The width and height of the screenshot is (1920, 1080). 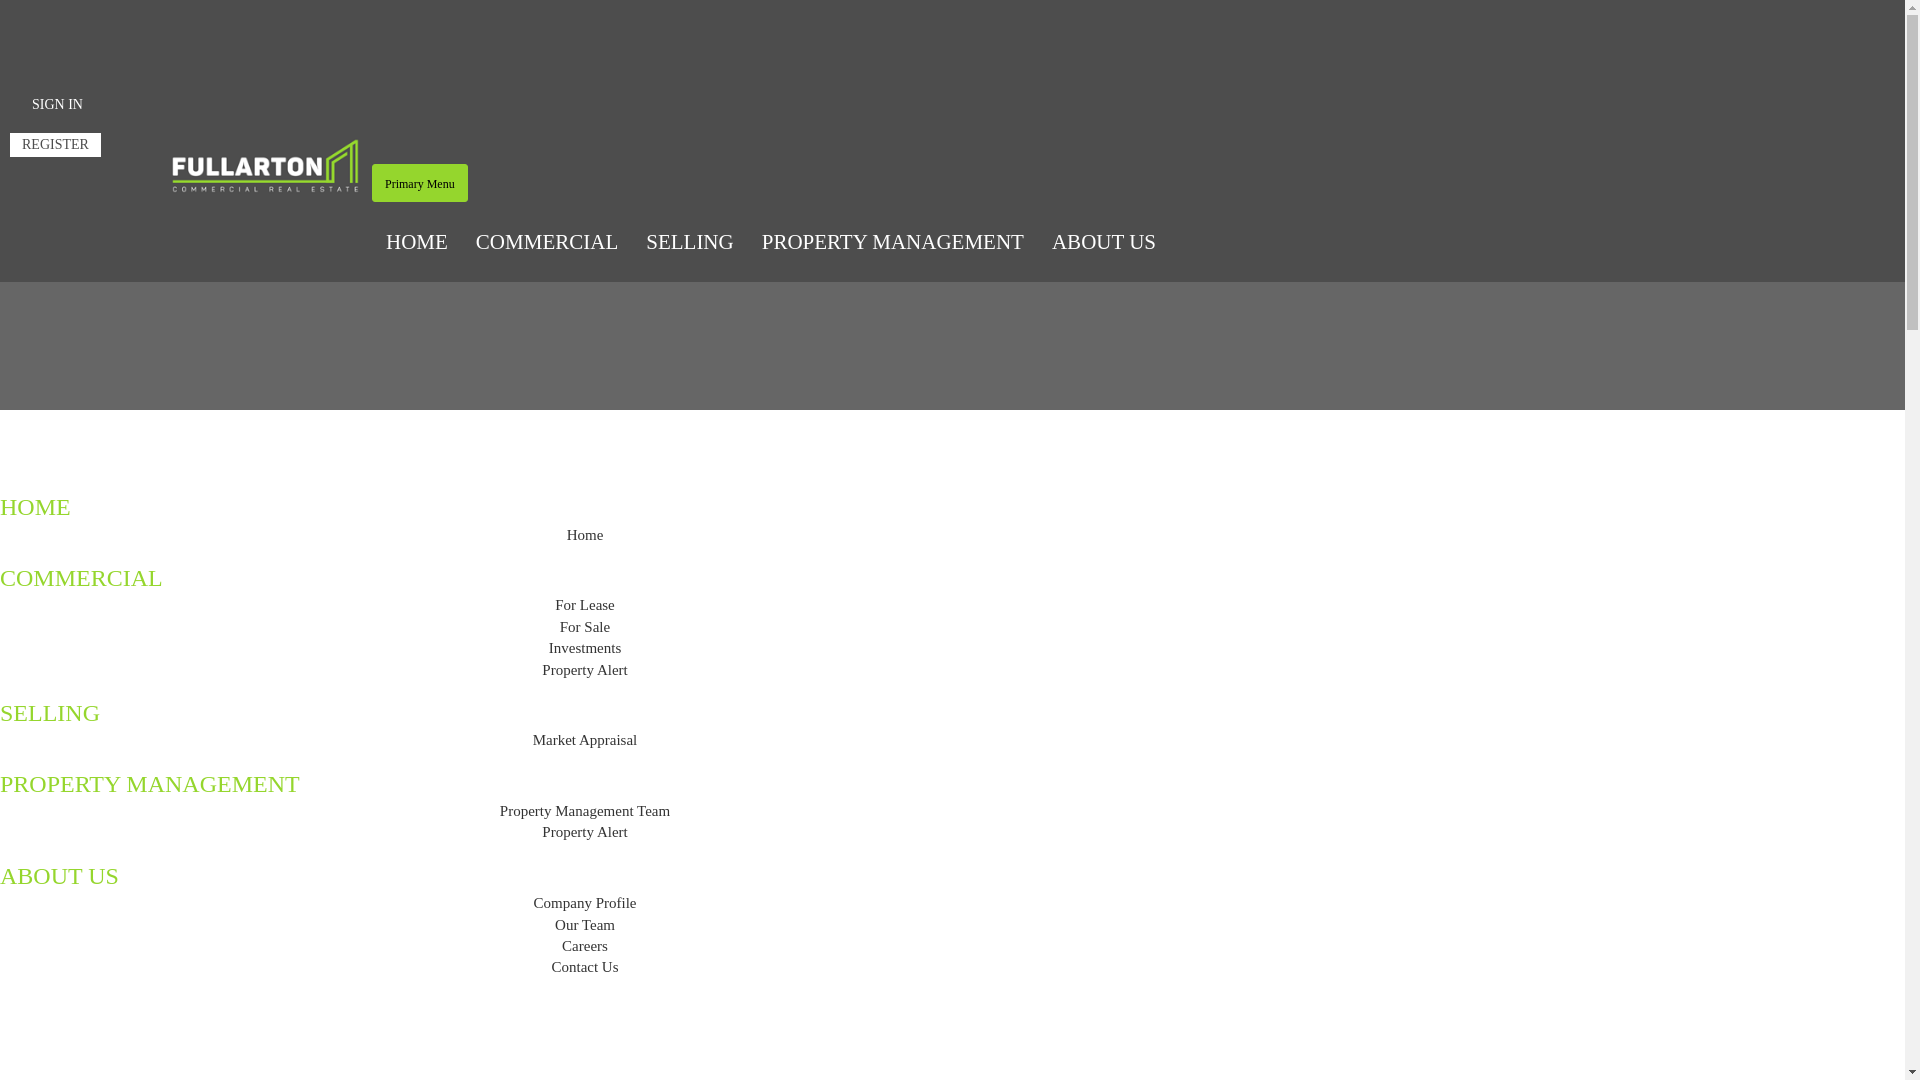 What do you see at coordinates (584, 740) in the screenshot?
I see `'Market Appraisal'` at bounding box center [584, 740].